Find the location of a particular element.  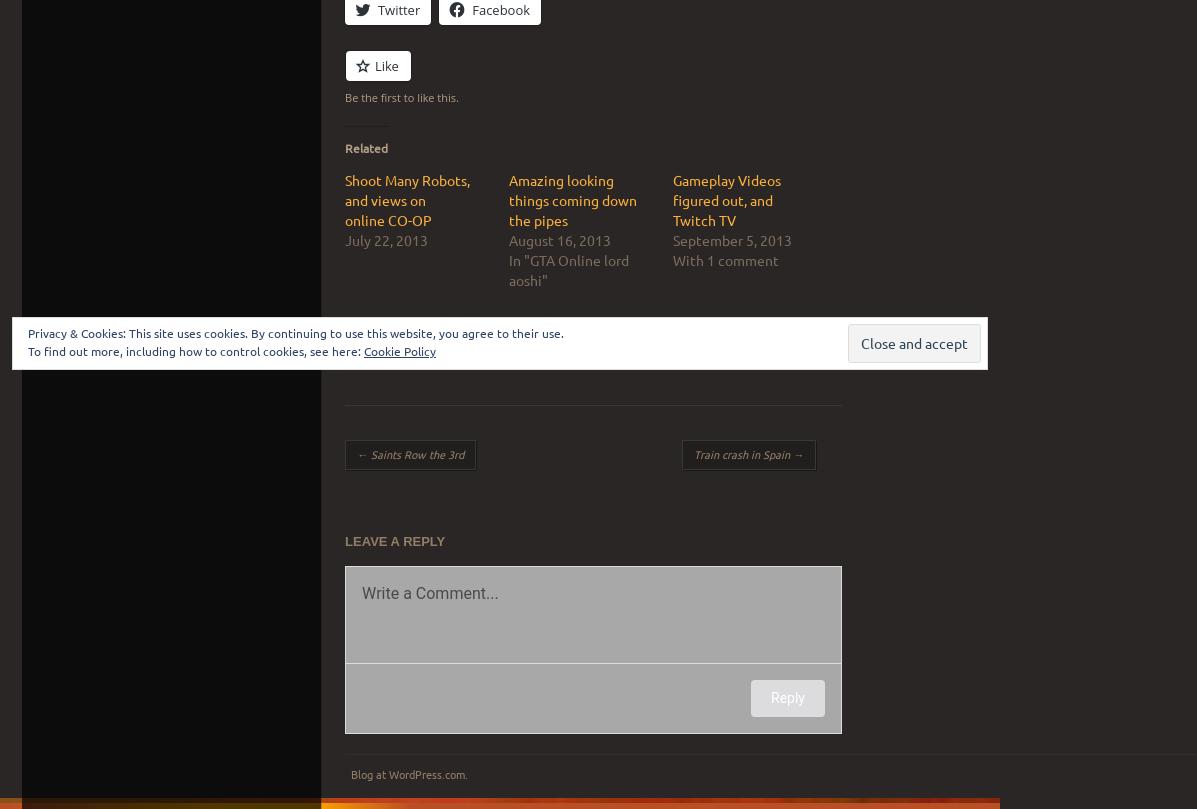

'Facebook' is located at coordinates (470, 8).